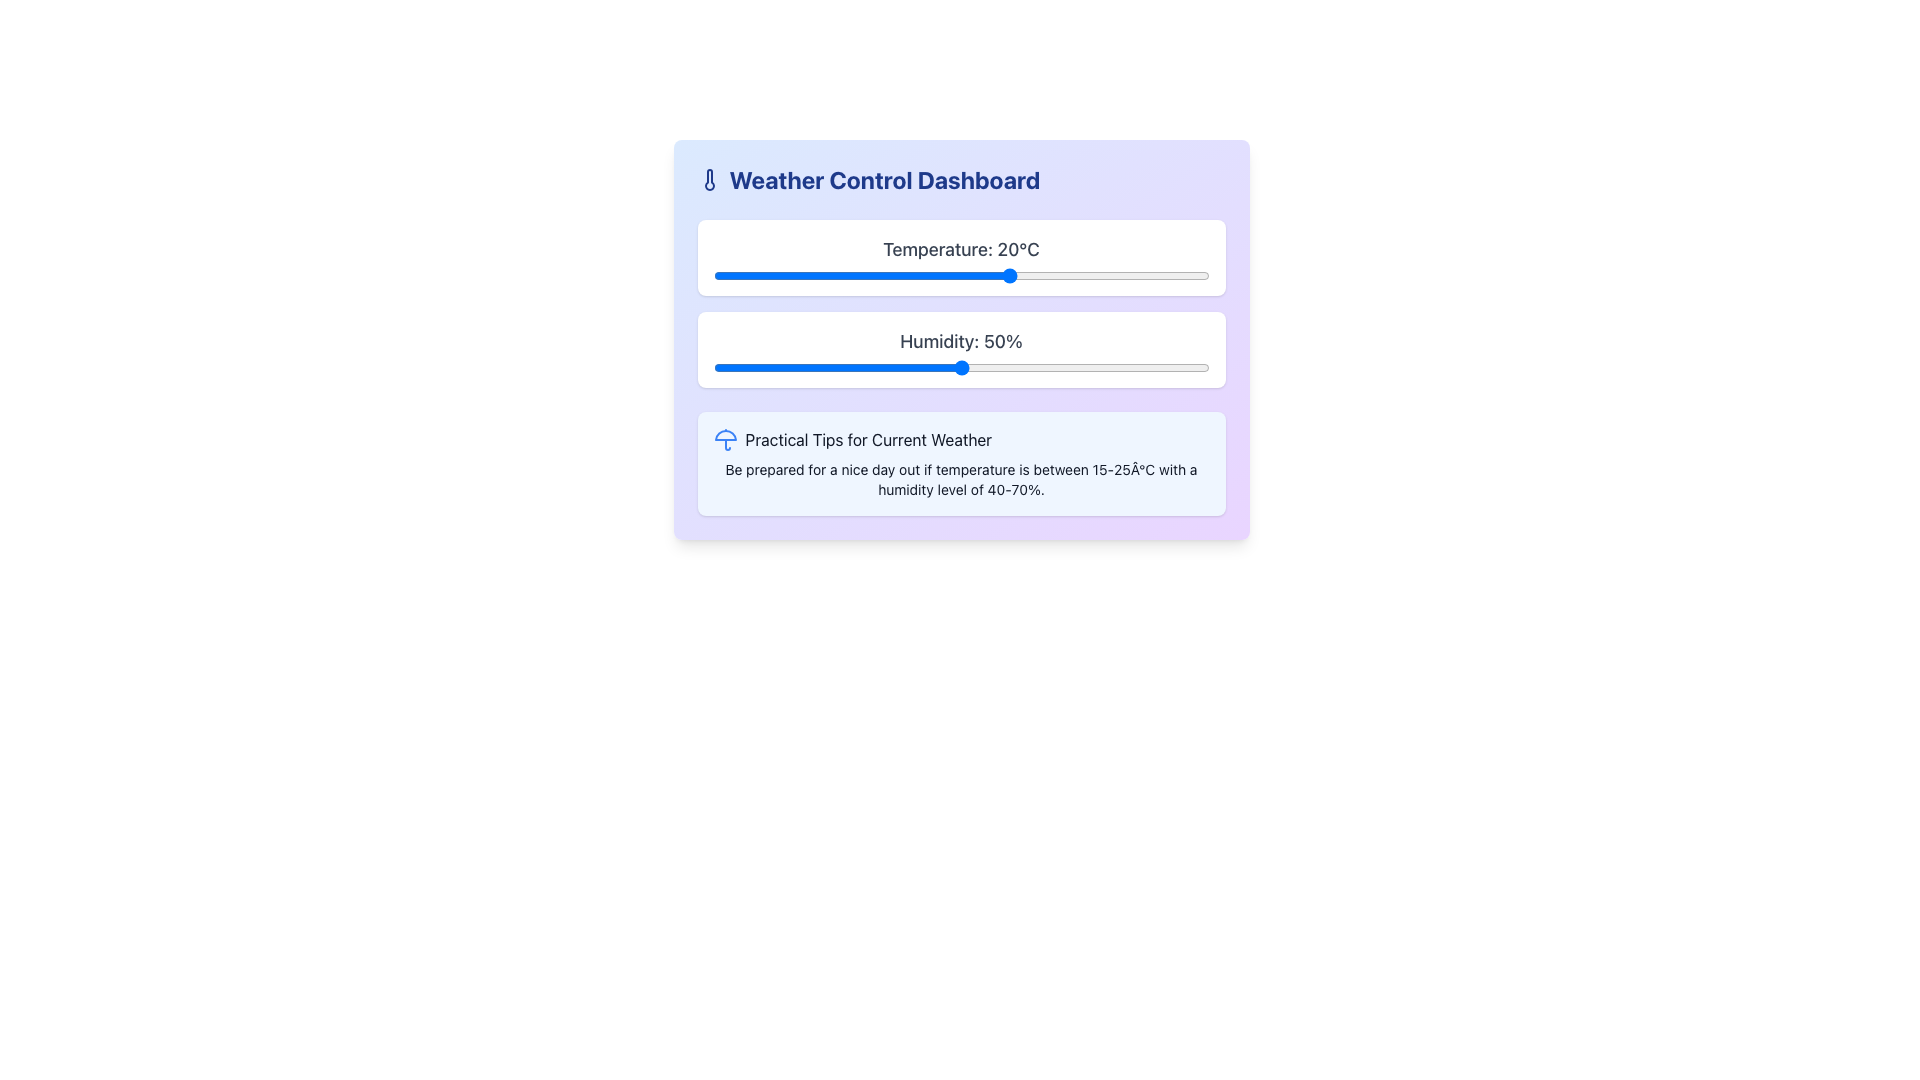 This screenshot has height=1080, width=1920. I want to click on the temperature, so click(791, 276).